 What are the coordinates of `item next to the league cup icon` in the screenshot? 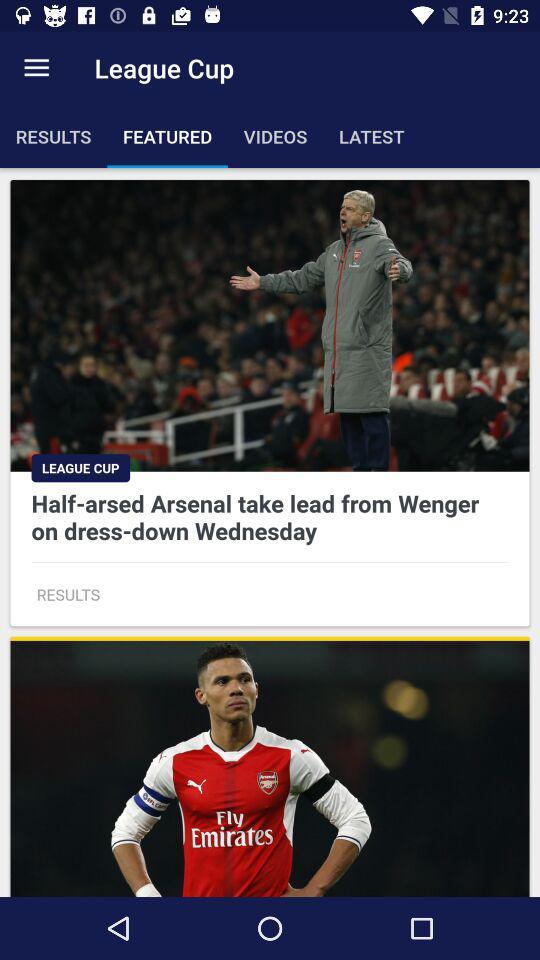 It's located at (36, 68).